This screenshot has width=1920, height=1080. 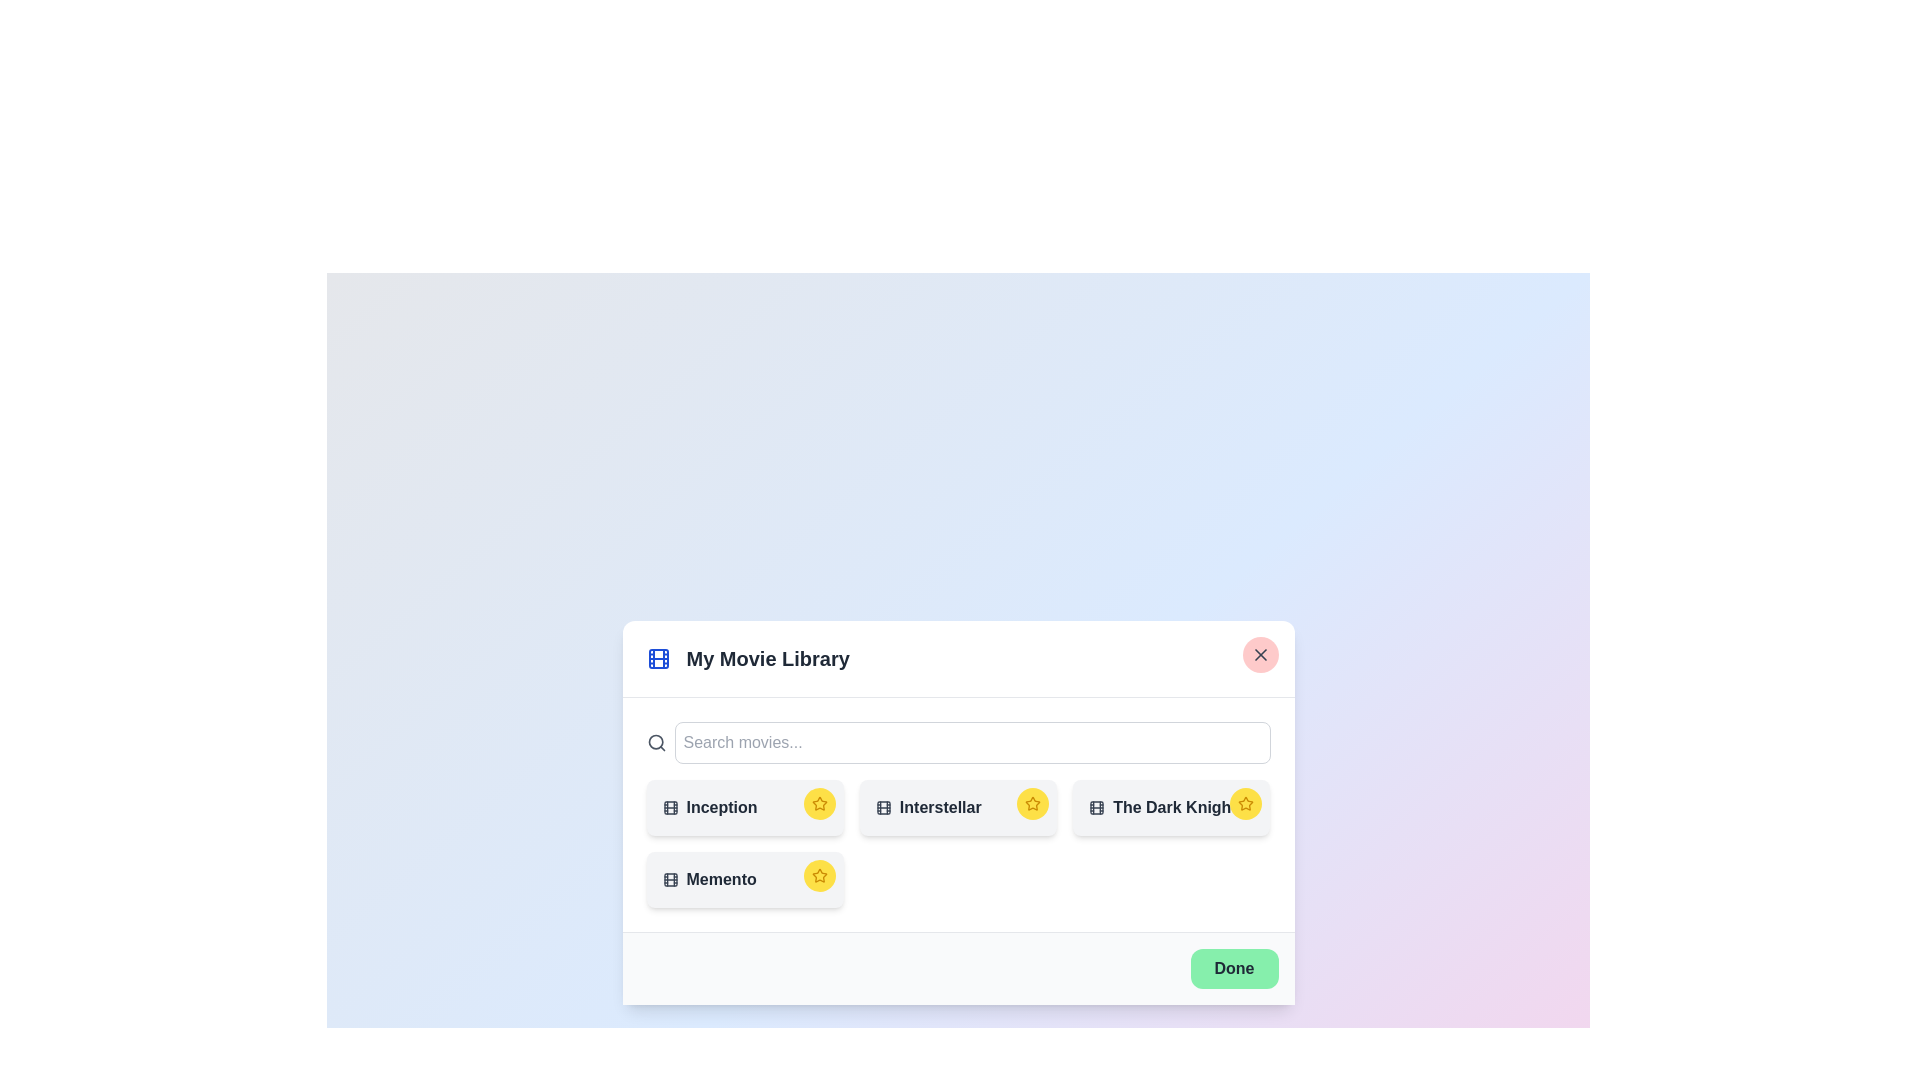 What do you see at coordinates (670, 806) in the screenshot?
I see `the rectangular icon featuring a film reel symbol in gray, located to the left of the text 'Inception' within the first card of the movie list` at bounding box center [670, 806].